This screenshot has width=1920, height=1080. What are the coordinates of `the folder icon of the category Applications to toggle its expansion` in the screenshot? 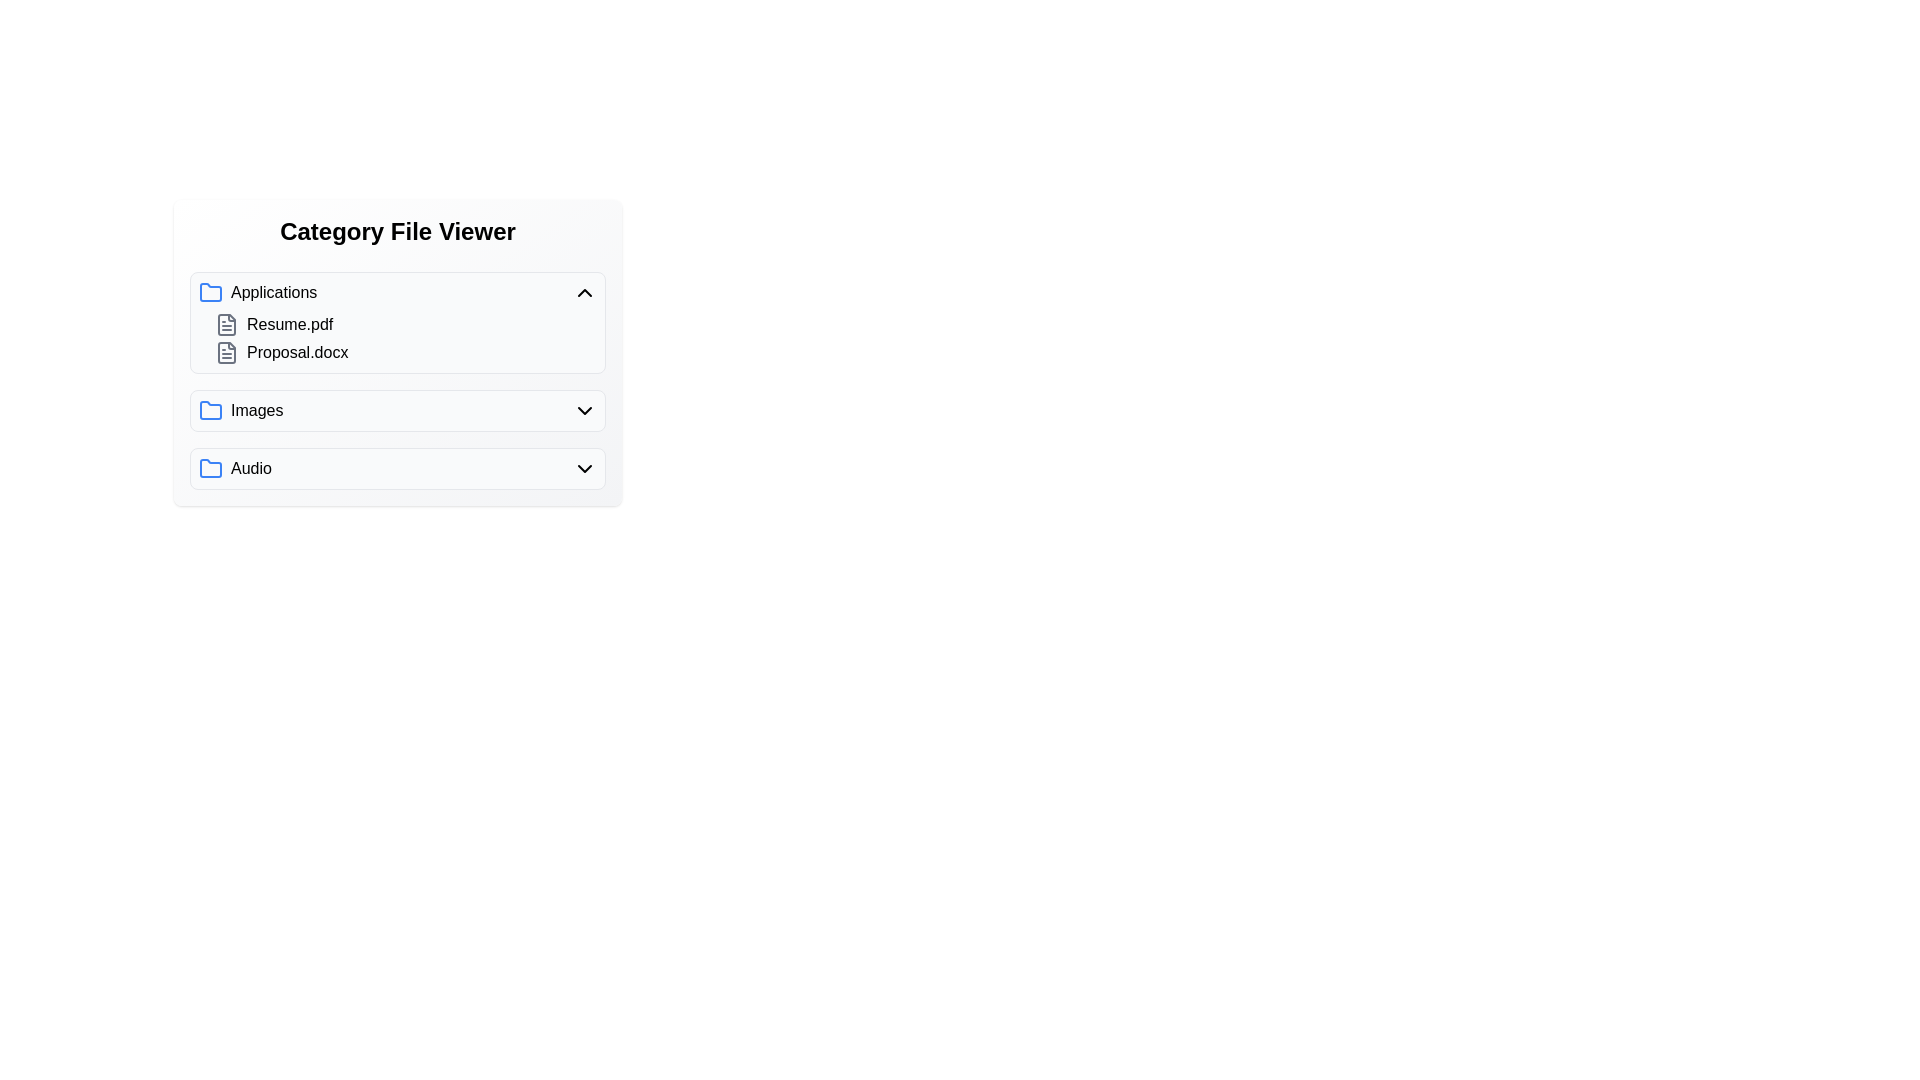 It's located at (211, 293).